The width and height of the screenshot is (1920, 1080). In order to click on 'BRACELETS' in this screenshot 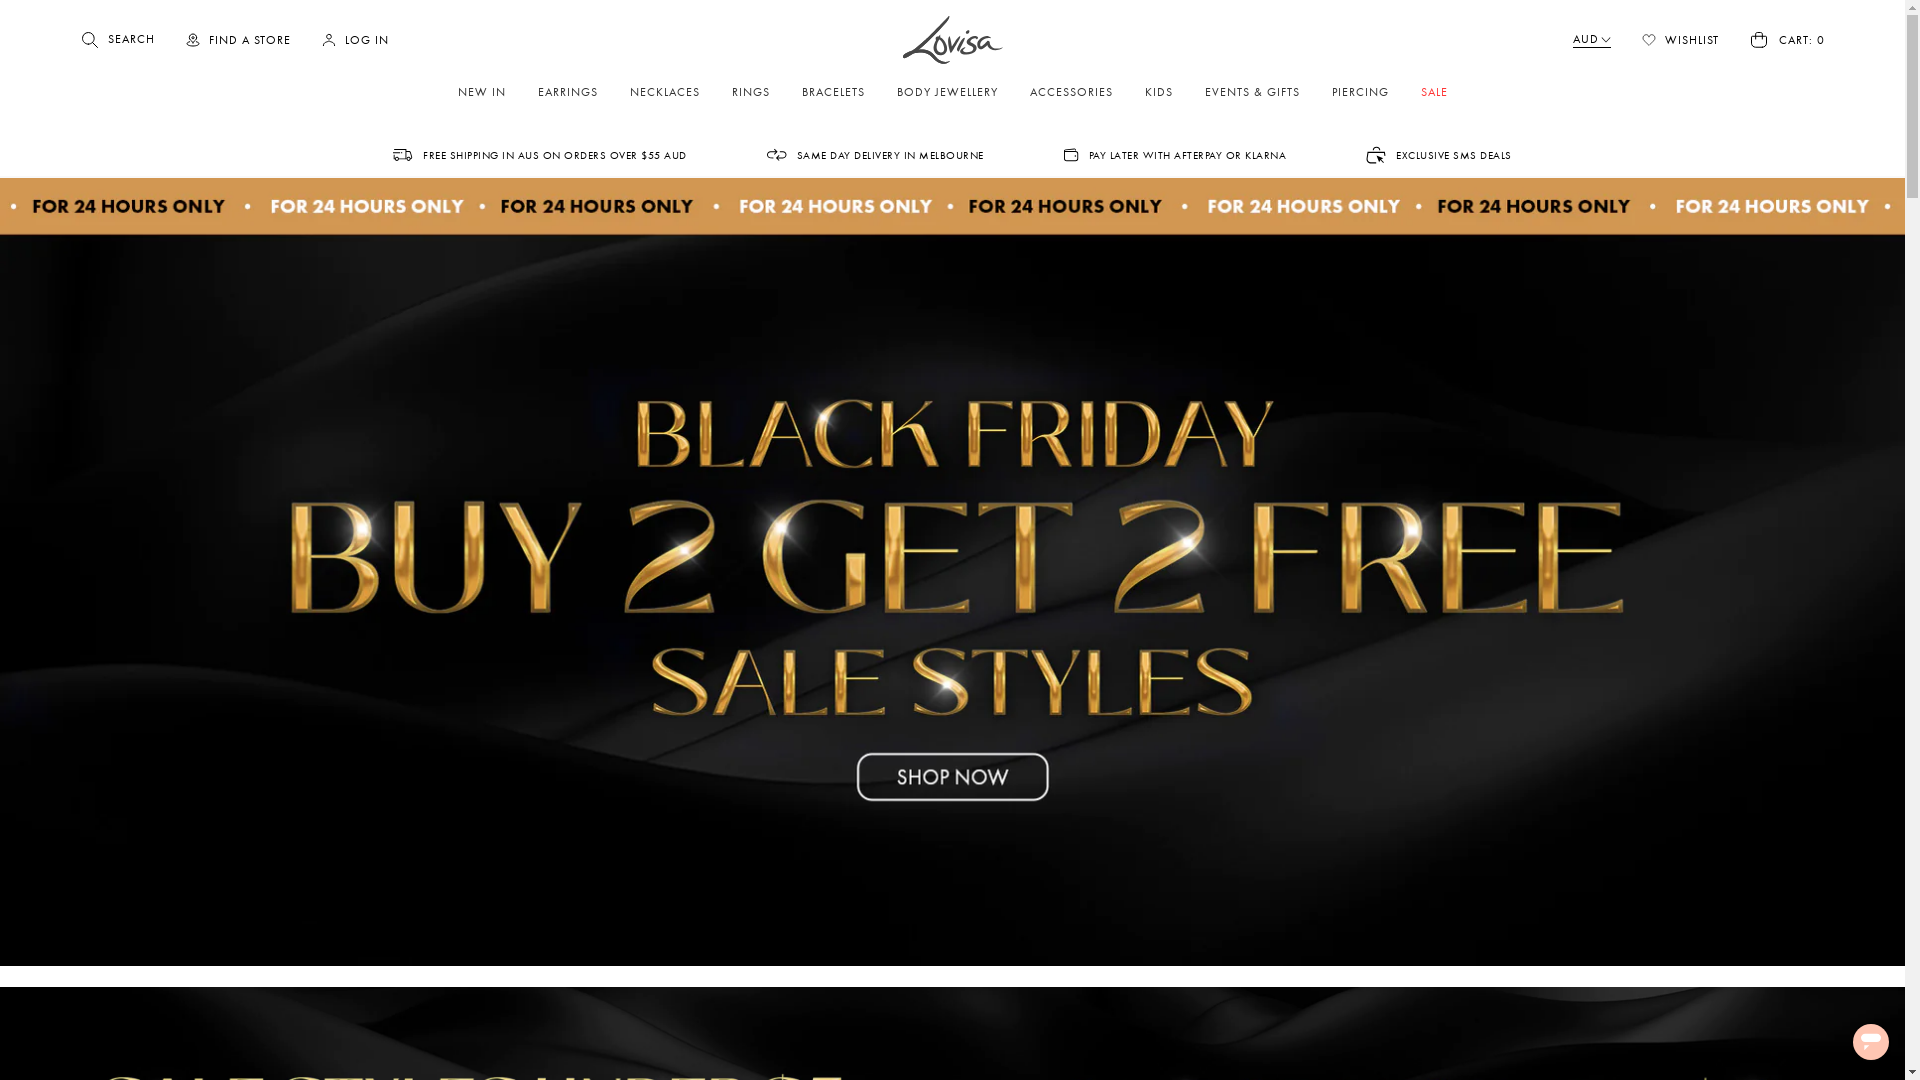, I will do `click(833, 92)`.